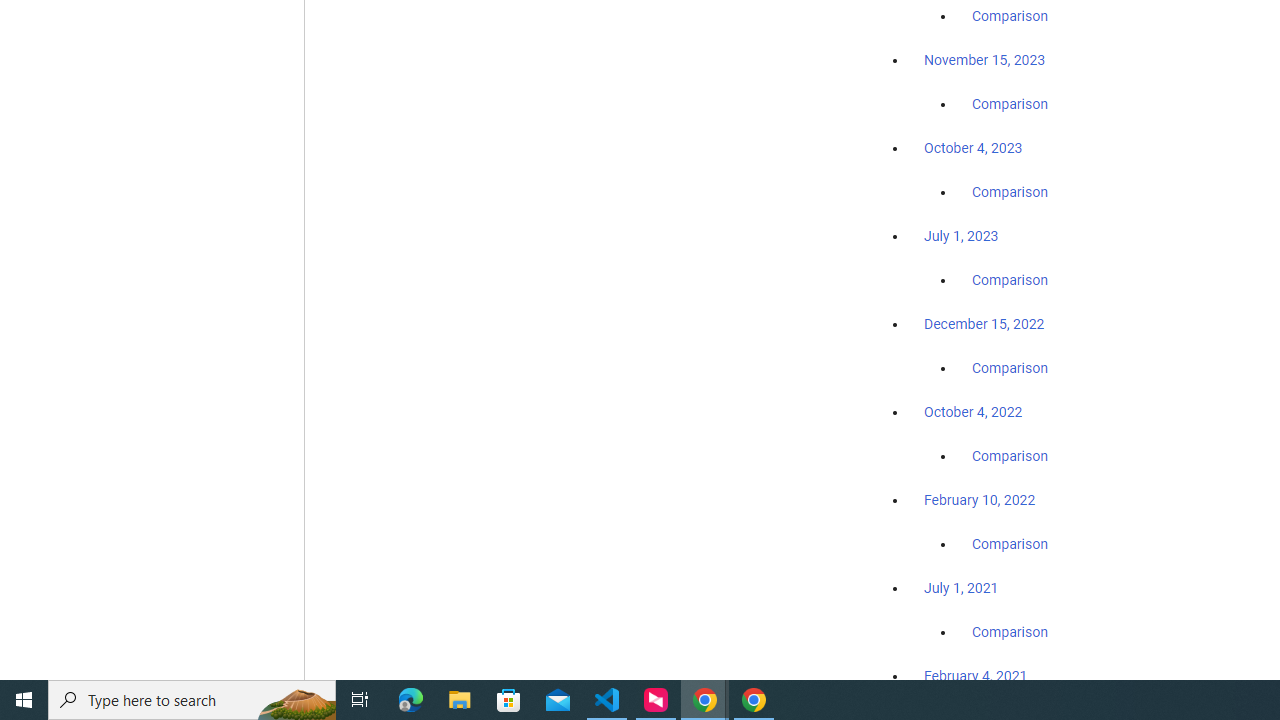 The width and height of the screenshot is (1280, 720). What do you see at coordinates (976, 675) in the screenshot?
I see `'February 4, 2021'` at bounding box center [976, 675].